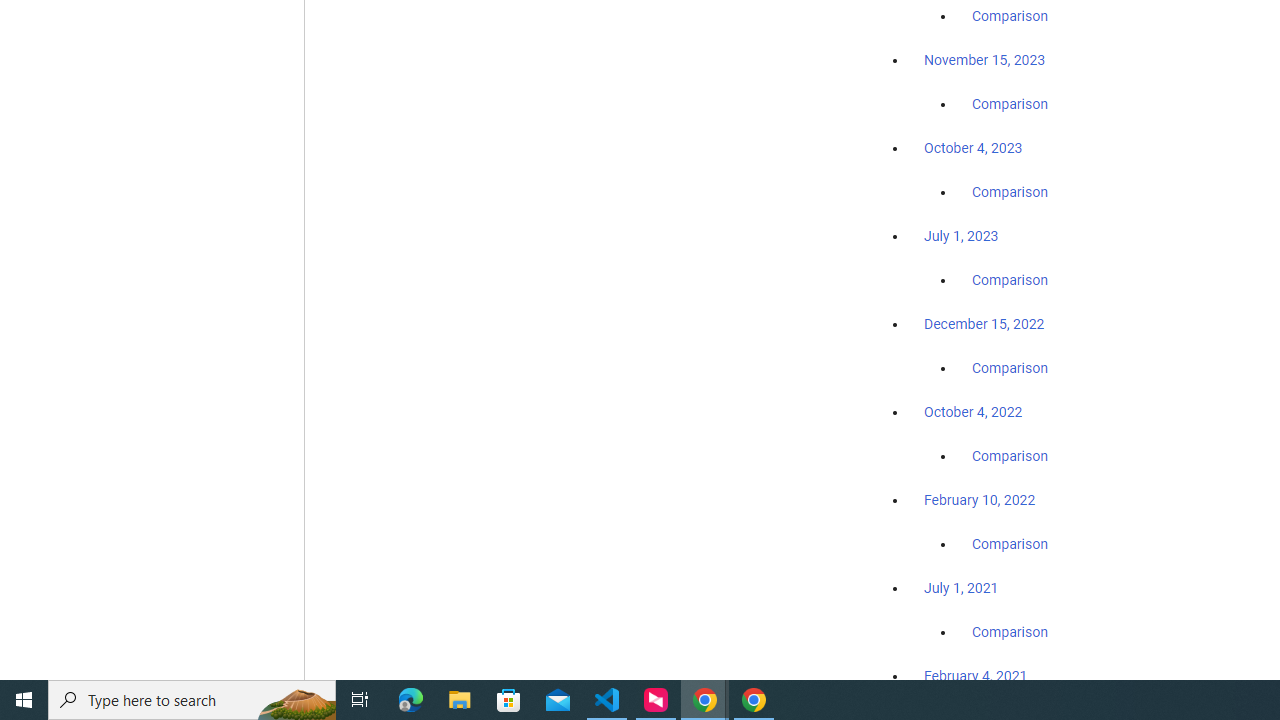 The width and height of the screenshot is (1280, 720). What do you see at coordinates (976, 675) in the screenshot?
I see `'February 4, 2021'` at bounding box center [976, 675].